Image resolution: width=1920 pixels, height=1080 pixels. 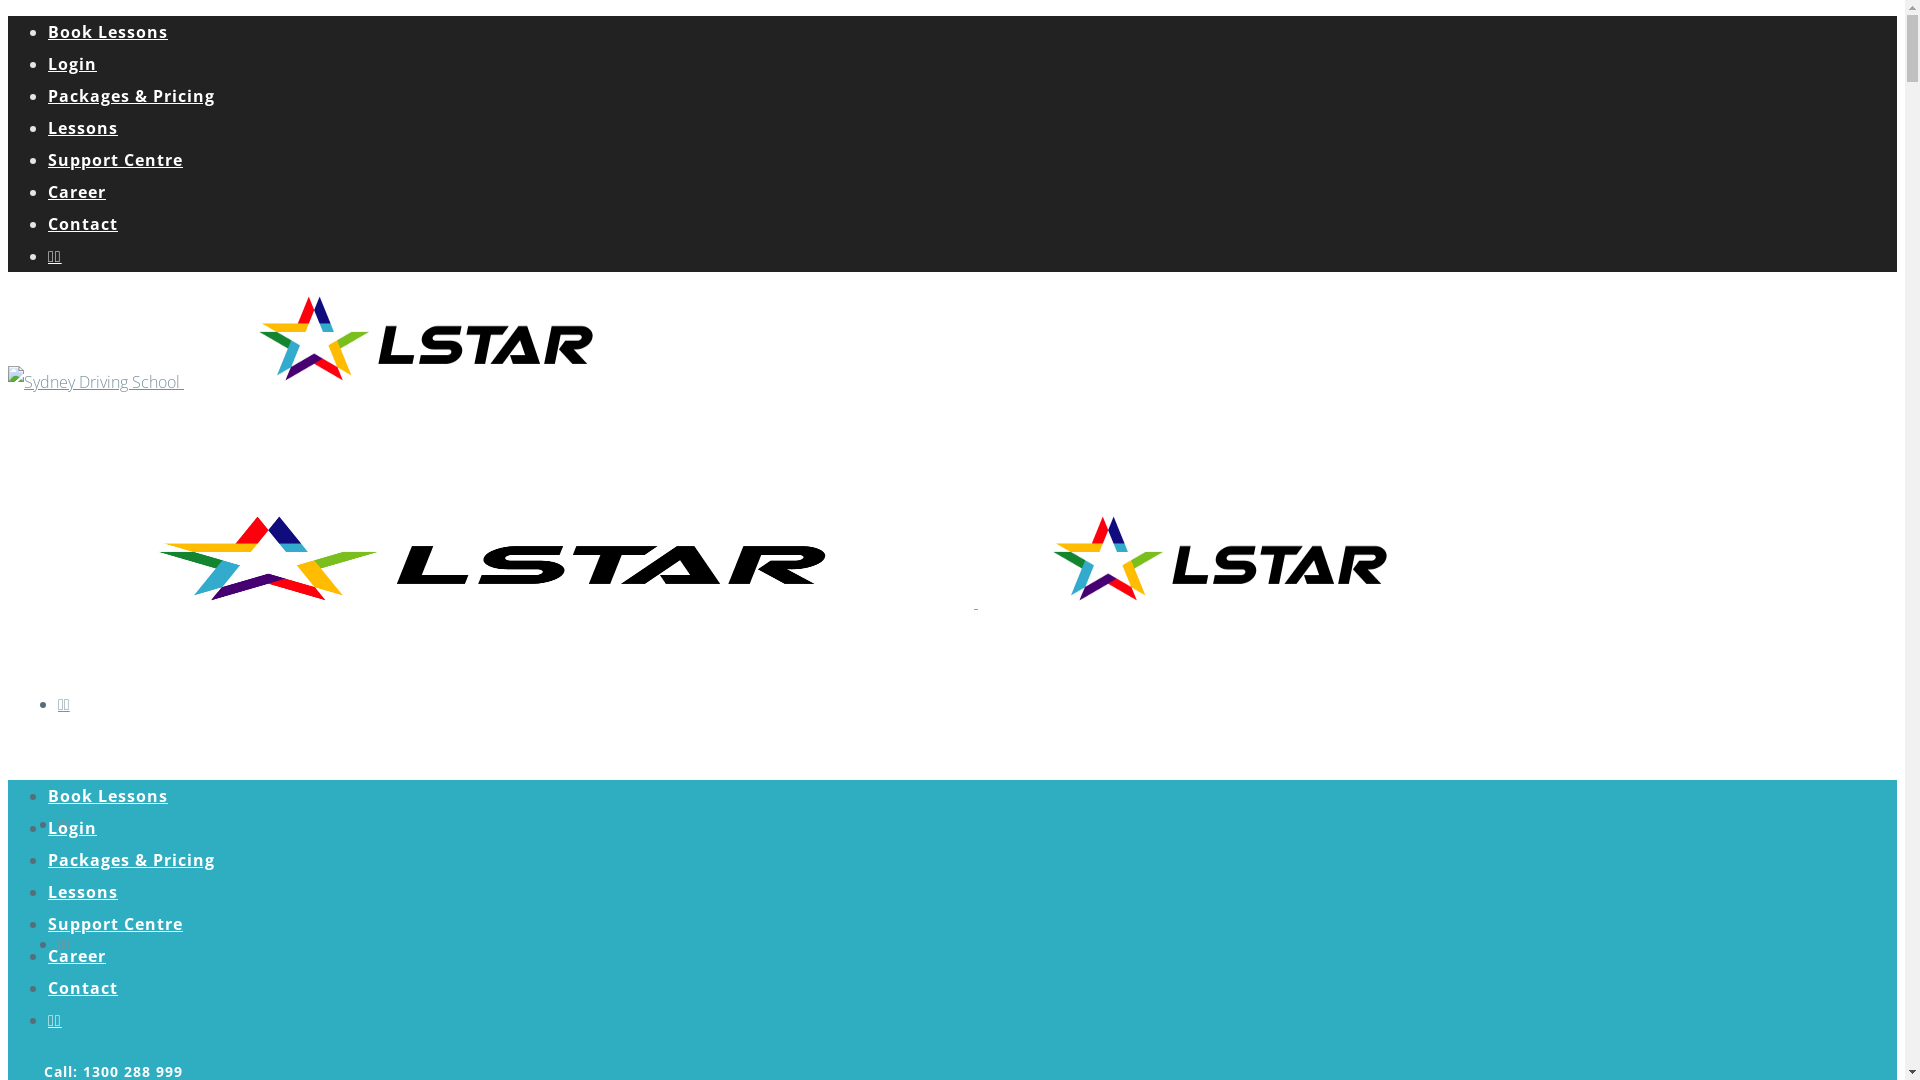 What do you see at coordinates (72, 828) in the screenshot?
I see `'Login'` at bounding box center [72, 828].